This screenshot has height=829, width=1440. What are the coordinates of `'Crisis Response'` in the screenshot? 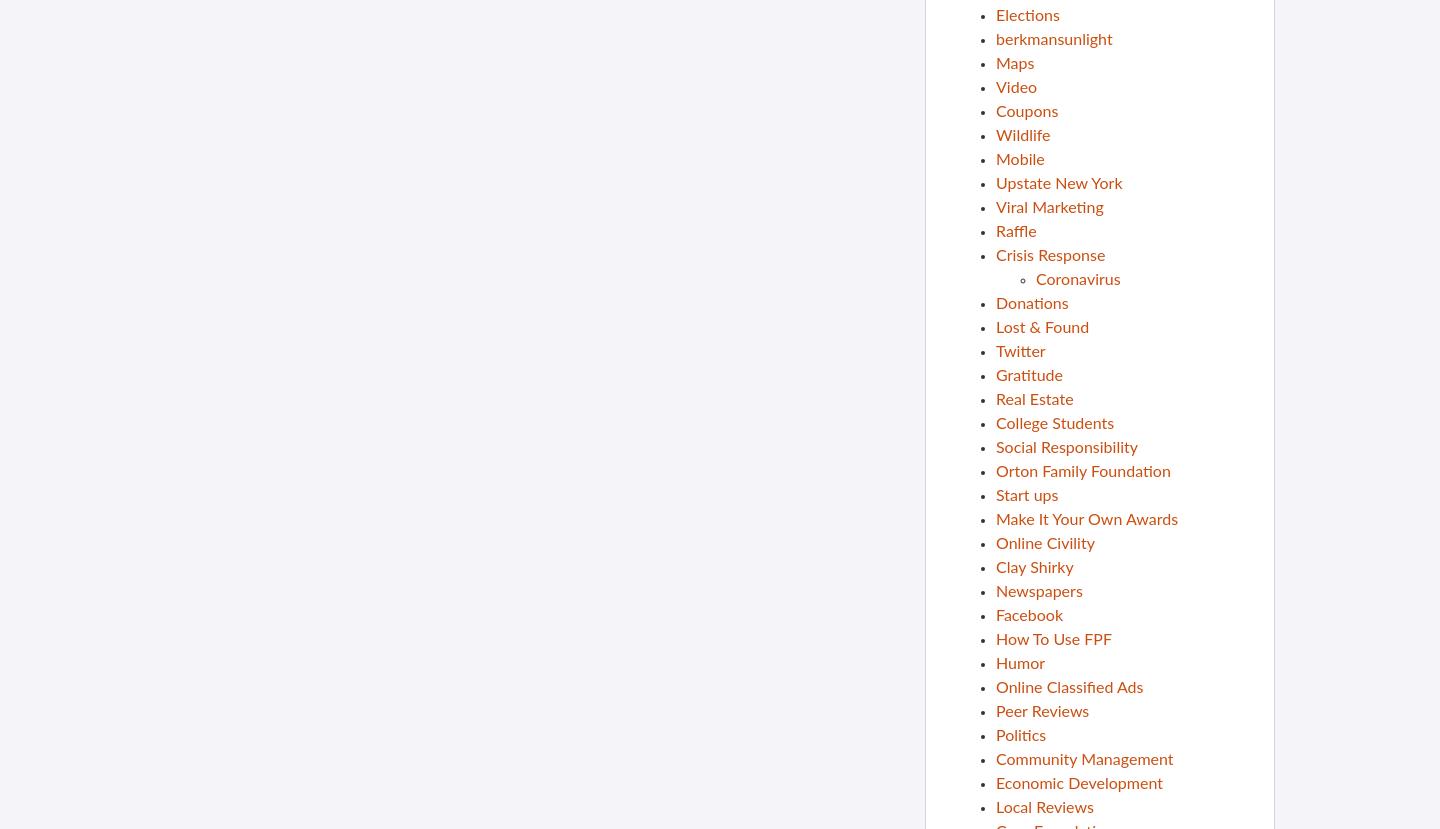 It's located at (995, 255).